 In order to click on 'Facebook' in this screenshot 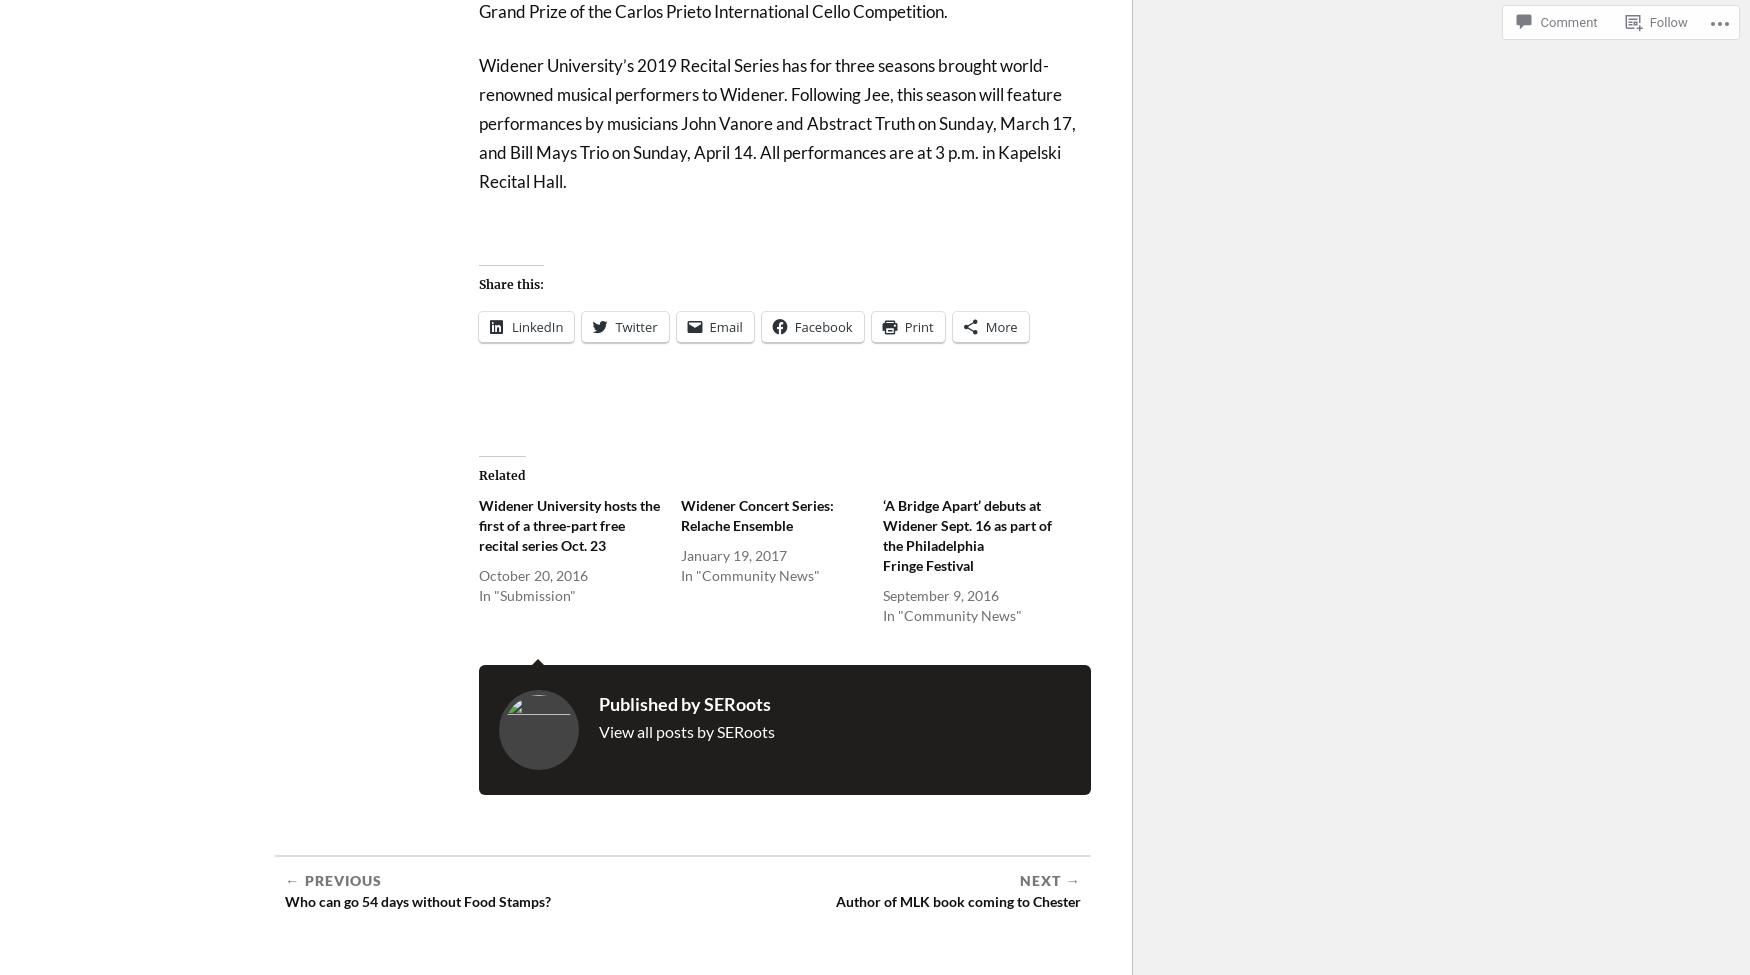, I will do `click(823, 326)`.